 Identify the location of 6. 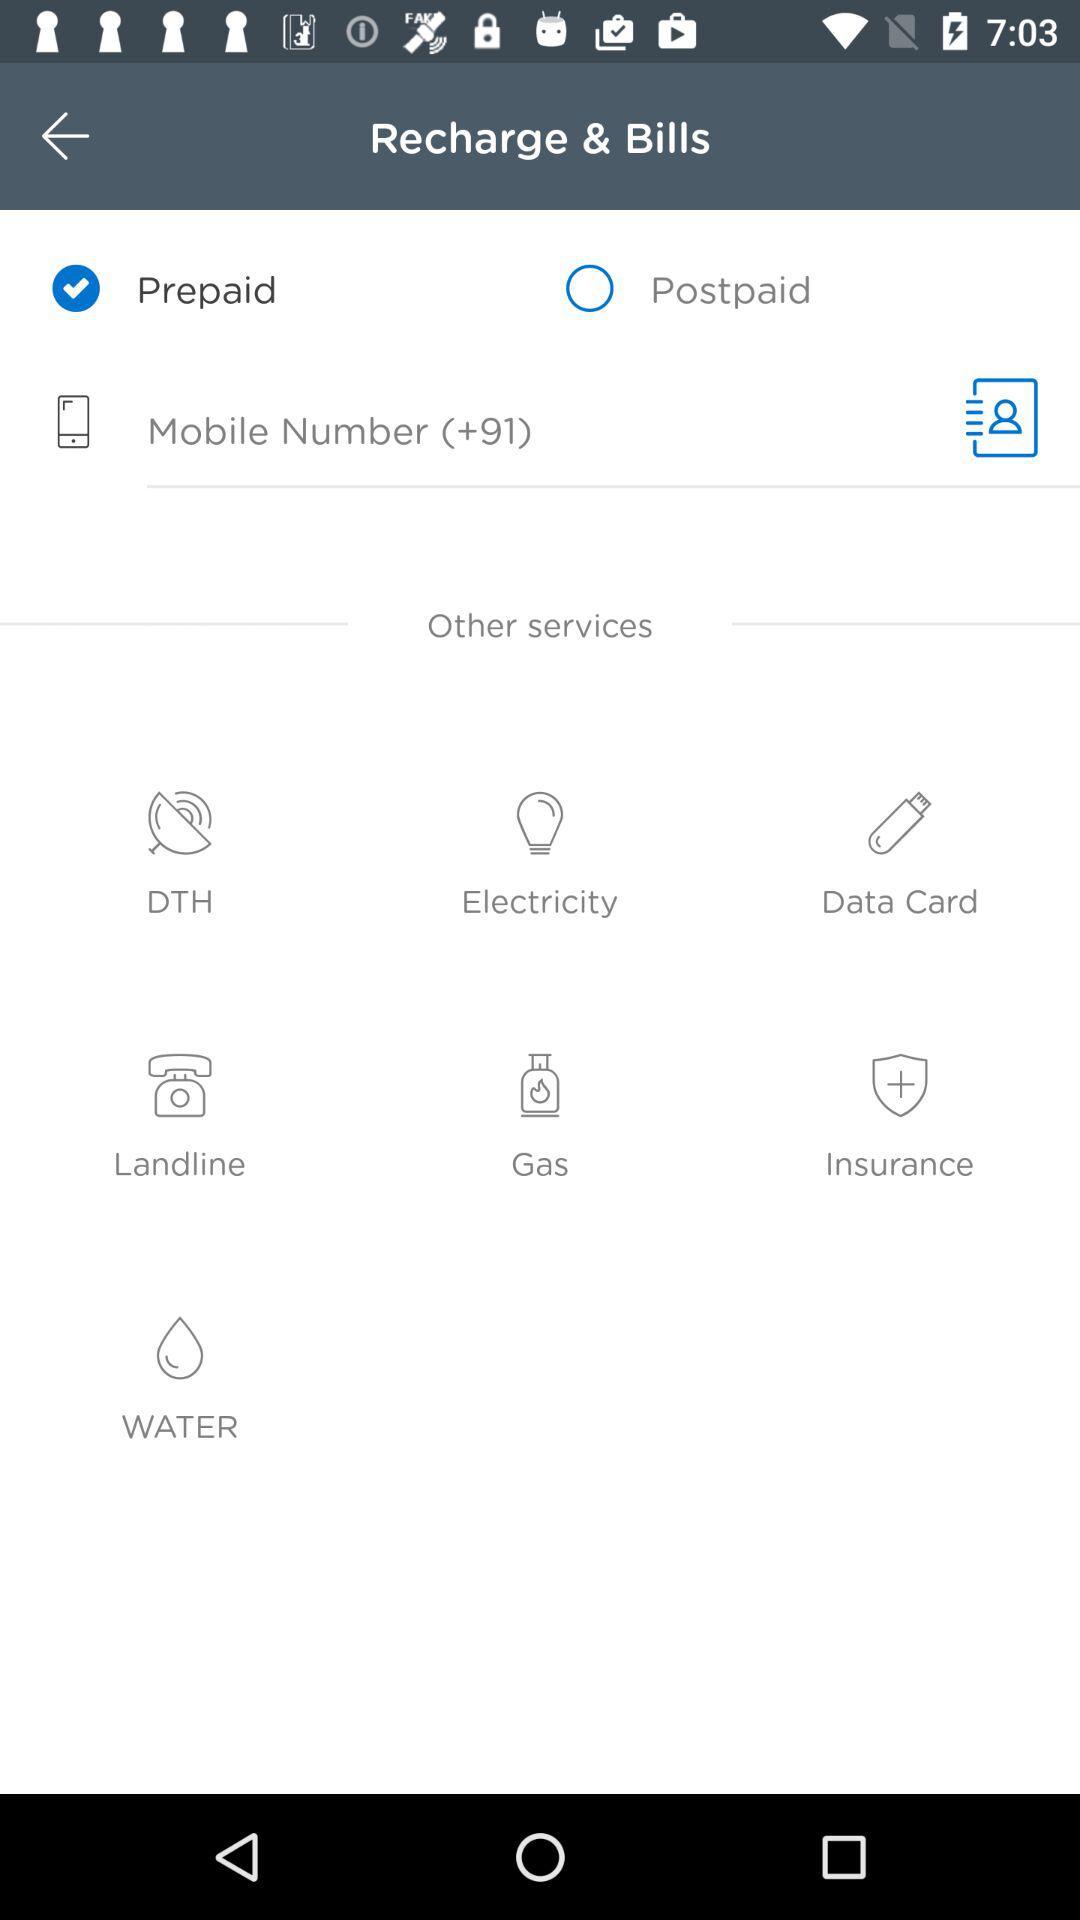
(1002, 417).